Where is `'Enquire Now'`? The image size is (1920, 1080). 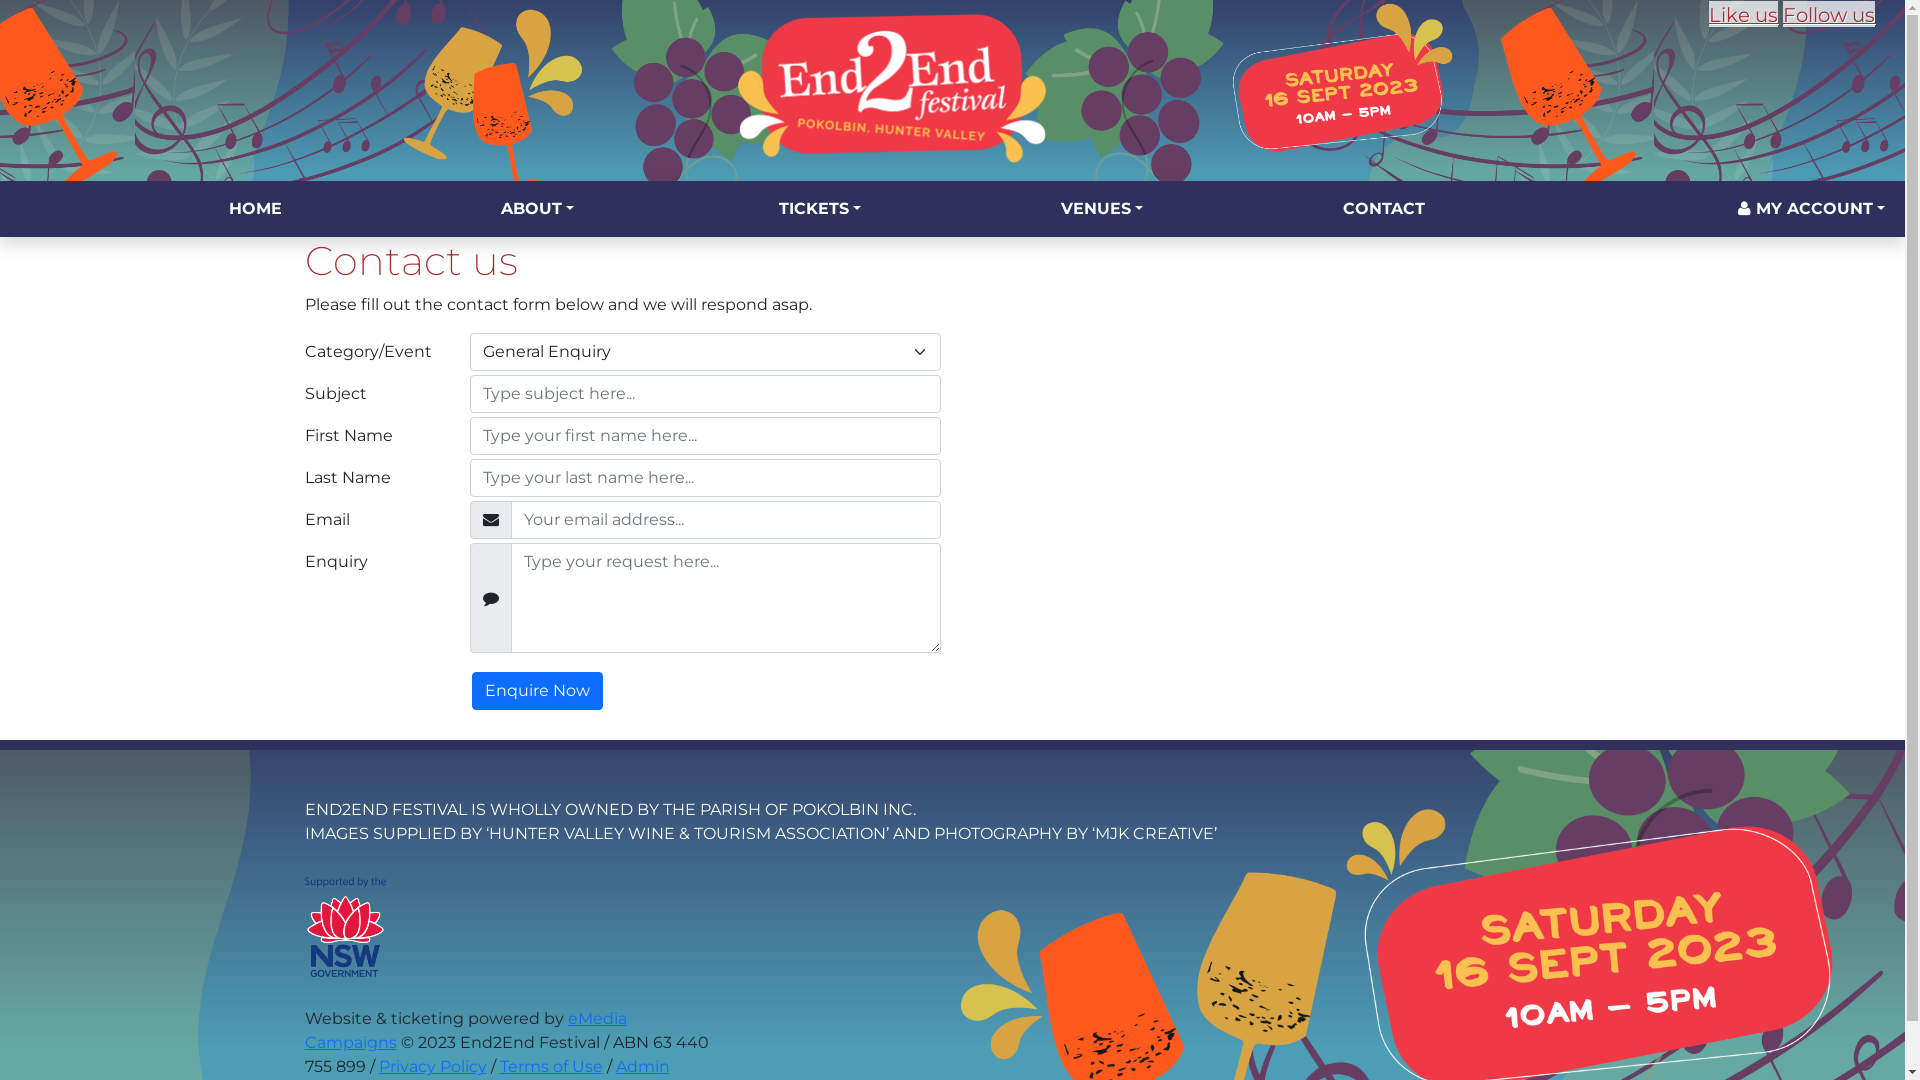
'Enquire Now' is located at coordinates (537, 689).